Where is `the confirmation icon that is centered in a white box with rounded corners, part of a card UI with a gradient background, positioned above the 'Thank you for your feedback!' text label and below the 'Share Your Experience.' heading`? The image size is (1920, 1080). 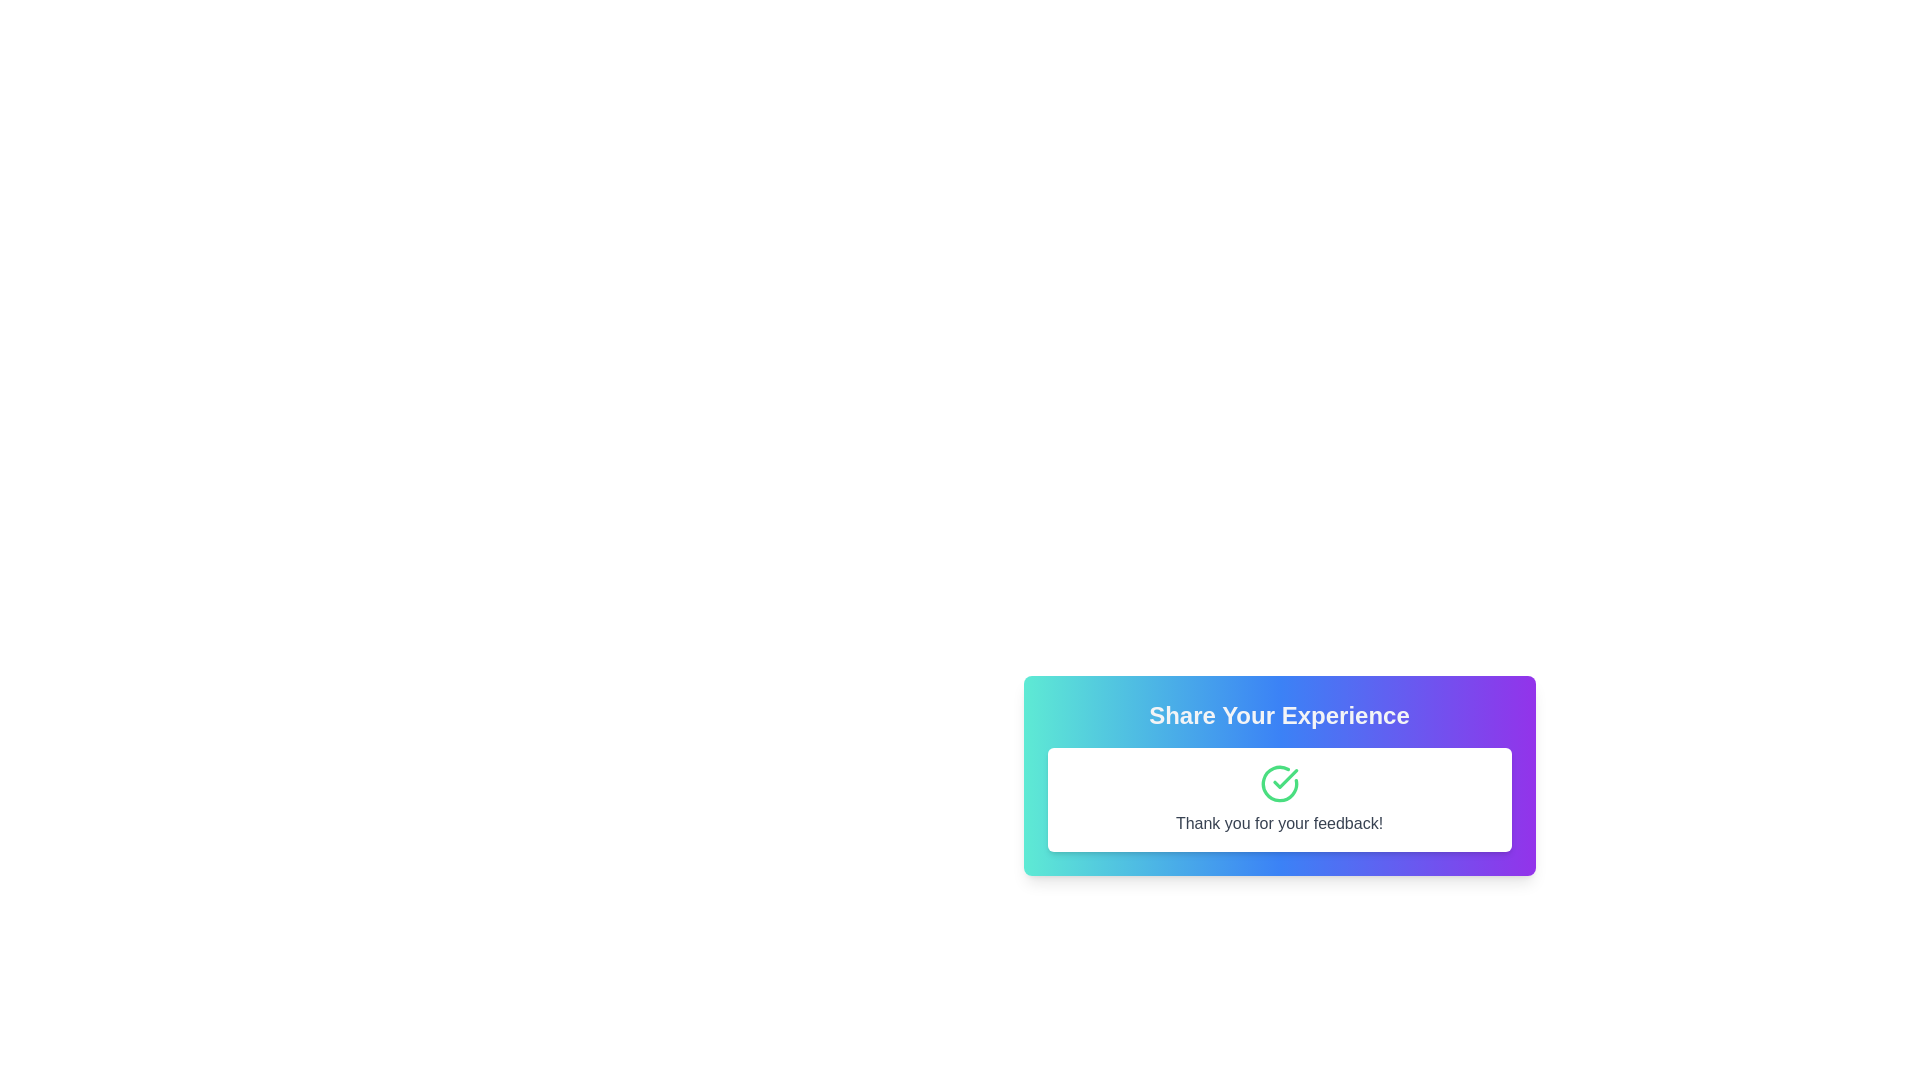 the confirmation icon that is centered in a white box with rounded corners, part of a card UI with a gradient background, positioned above the 'Thank you for your feedback!' text label and below the 'Share Your Experience.' heading is located at coordinates (1278, 782).